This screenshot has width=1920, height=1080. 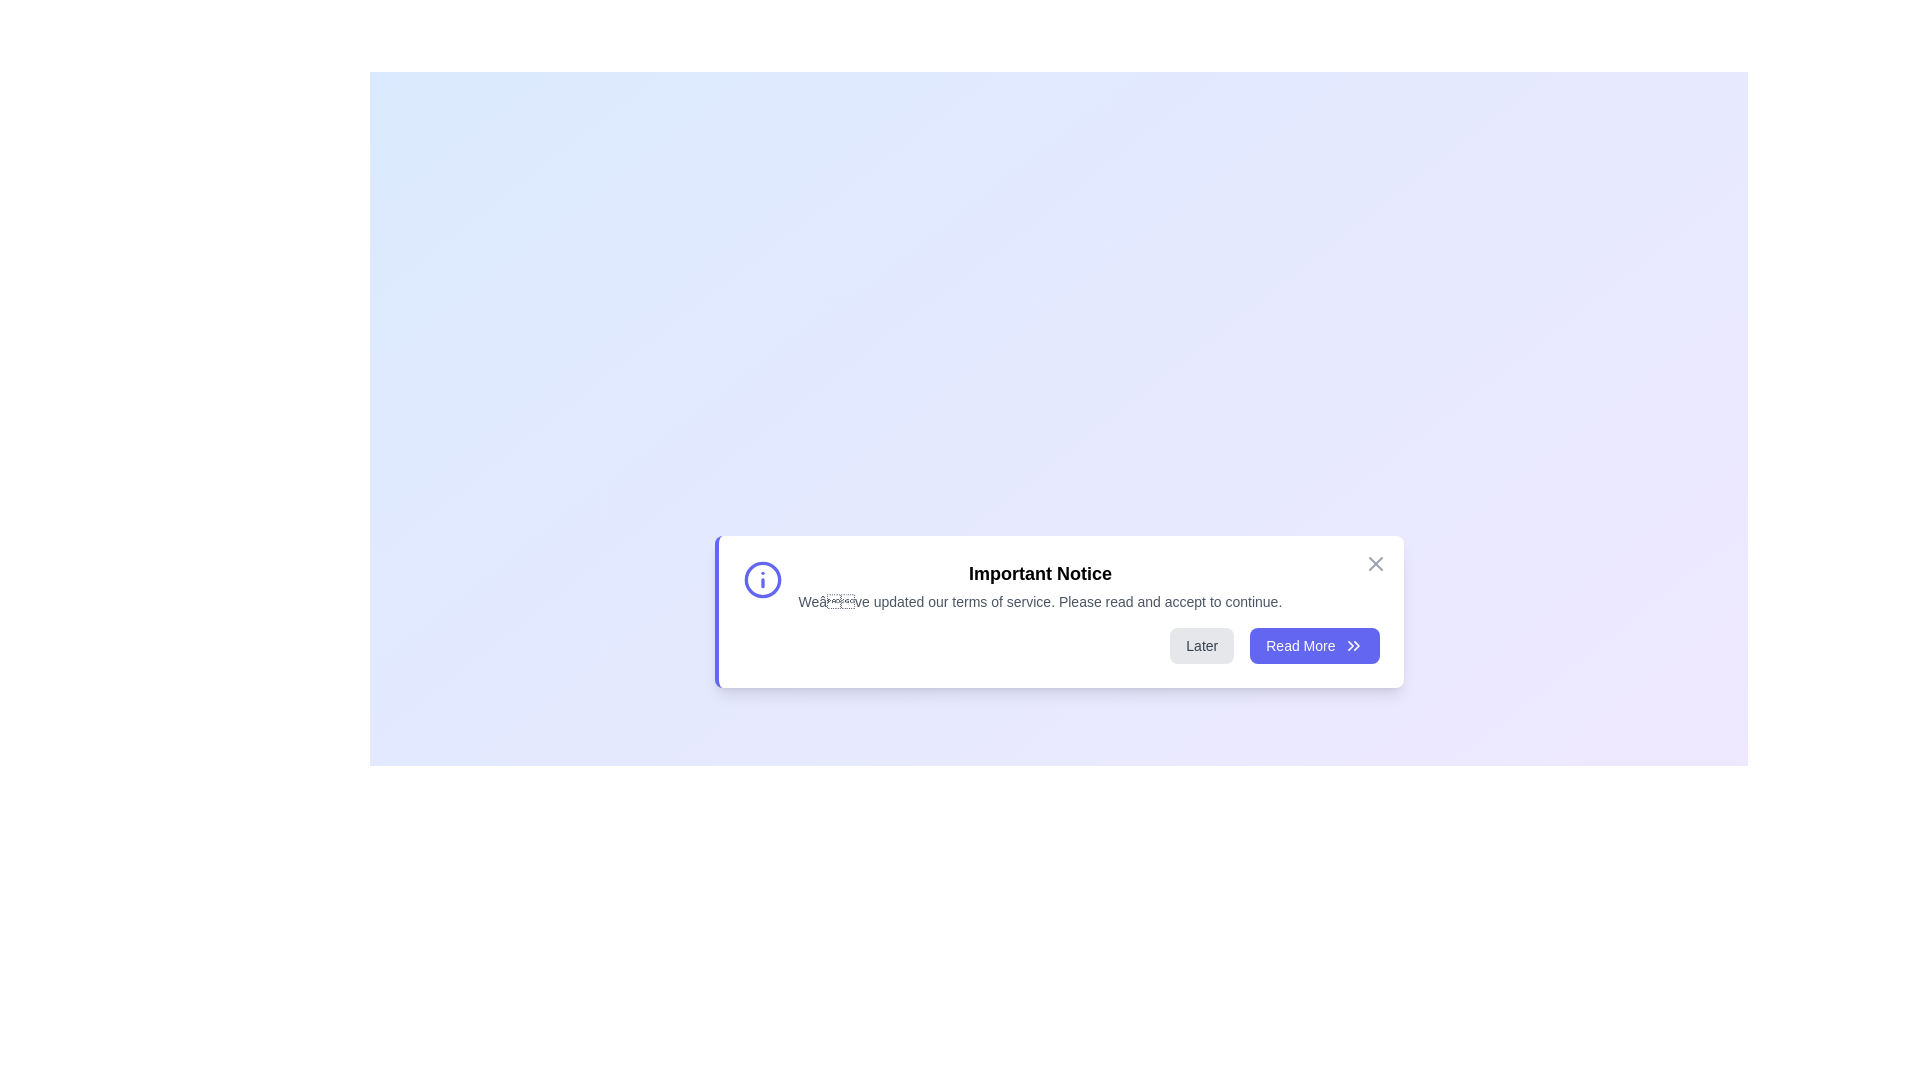 What do you see at coordinates (1314, 645) in the screenshot?
I see `'Read More' button to view additional details` at bounding box center [1314, 645].